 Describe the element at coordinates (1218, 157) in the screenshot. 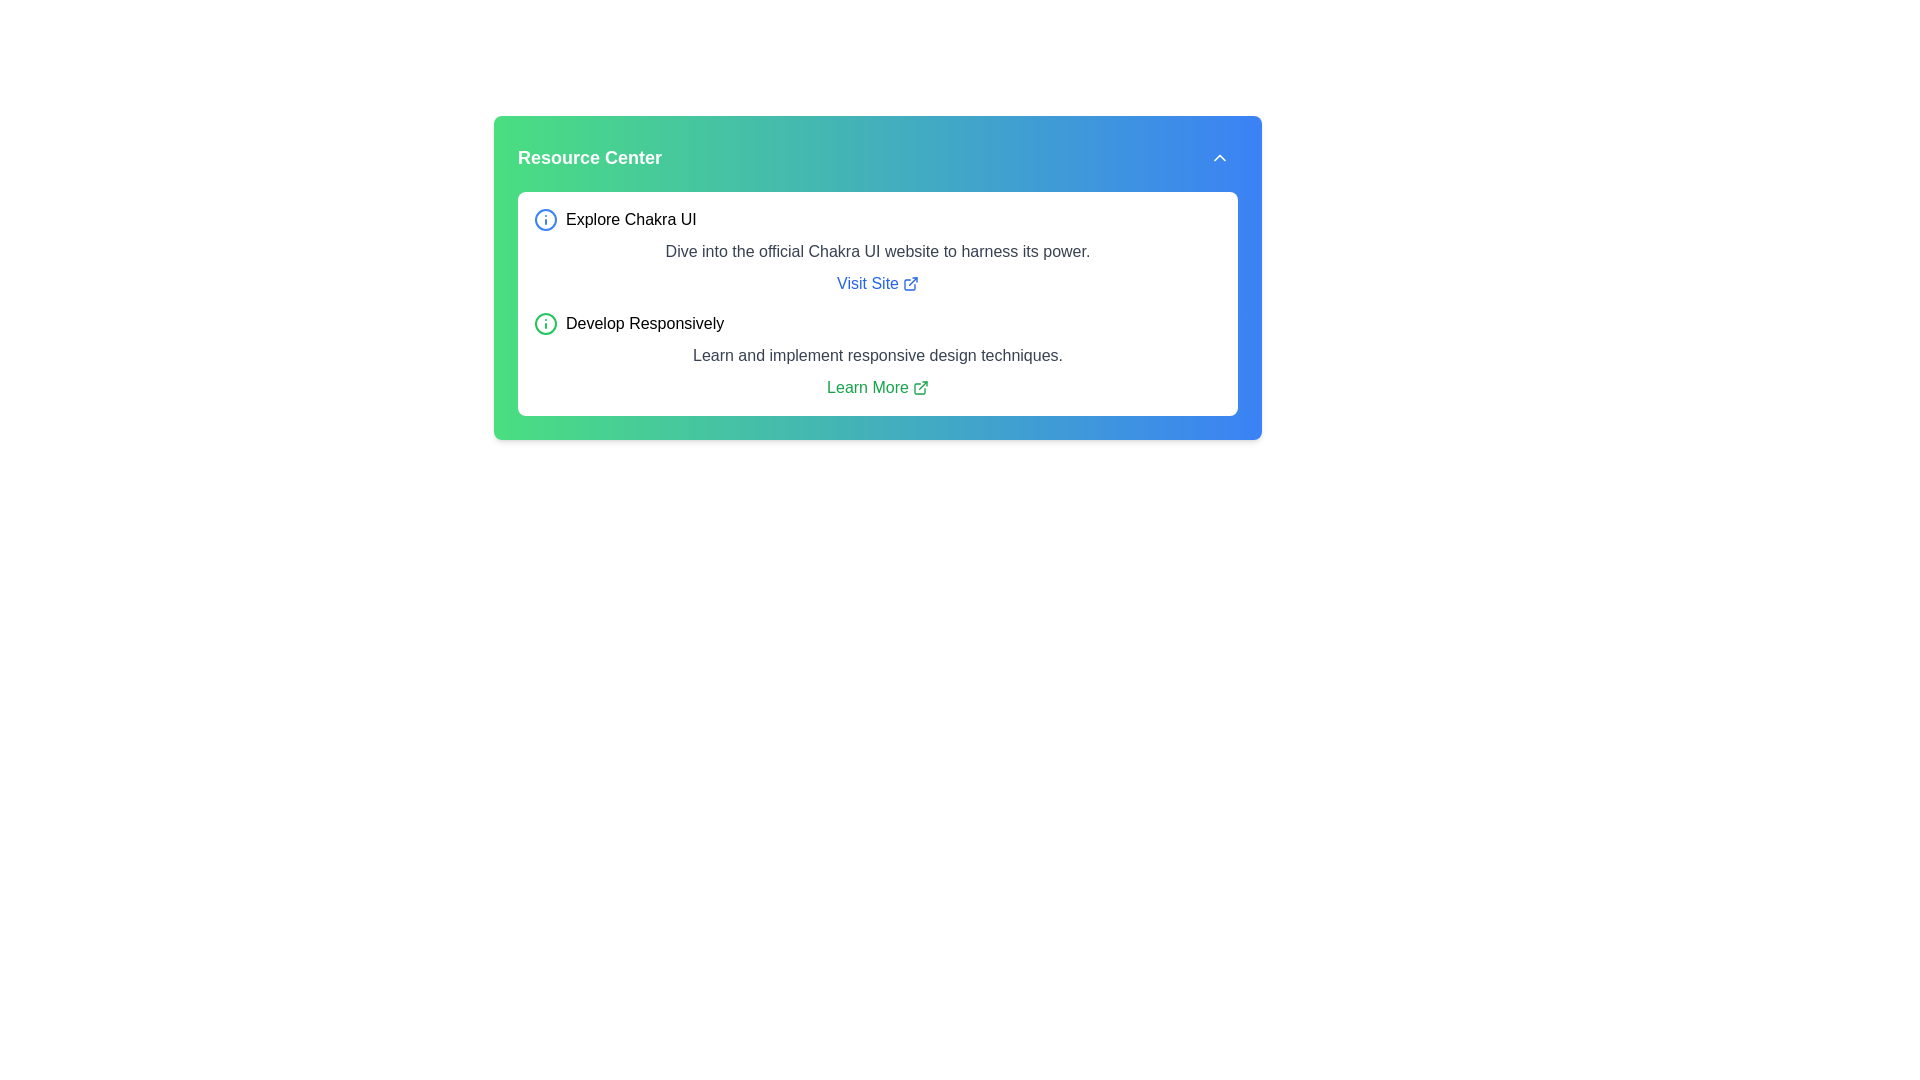

I see `the upward-facing chevron icon located in the rounded square button at the top-right corner of the blue-green dialog box labeled 'Resource Center'` at that location.